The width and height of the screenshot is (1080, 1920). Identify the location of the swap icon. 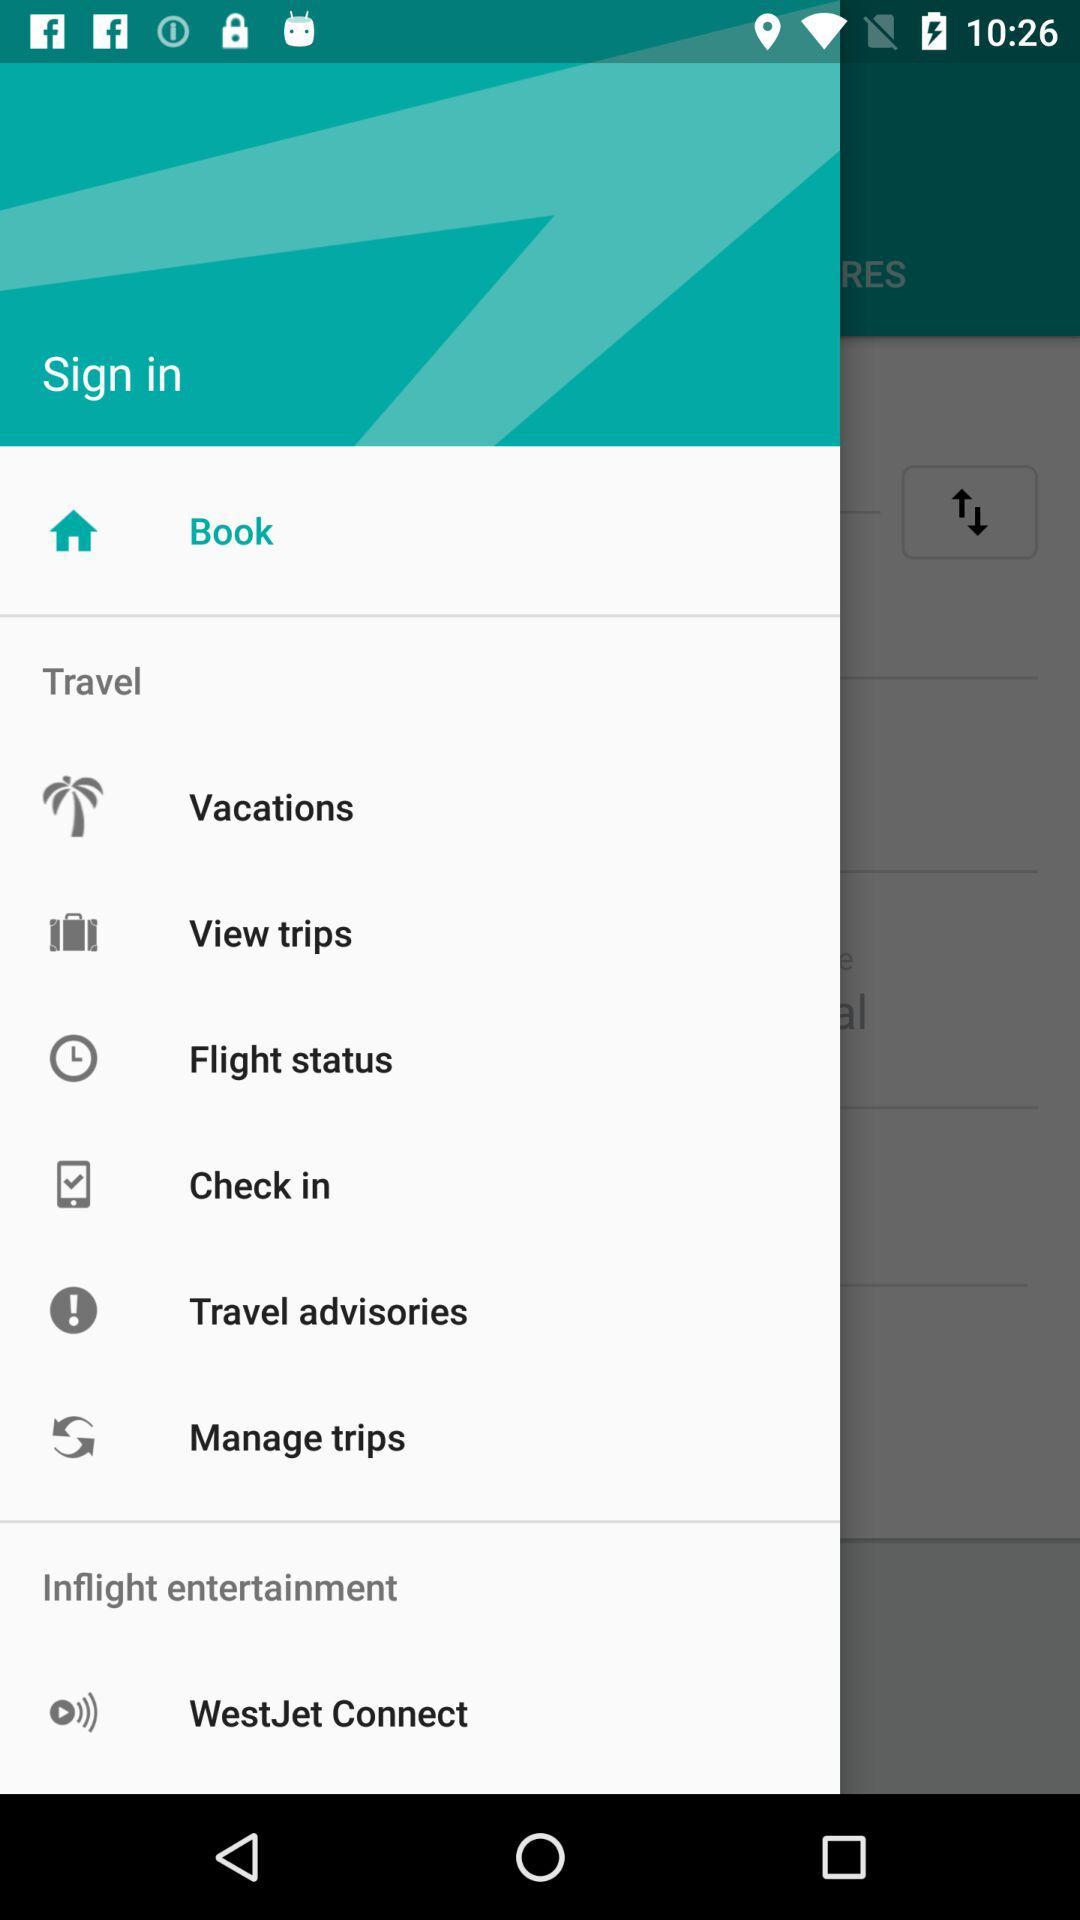
(968, 512).